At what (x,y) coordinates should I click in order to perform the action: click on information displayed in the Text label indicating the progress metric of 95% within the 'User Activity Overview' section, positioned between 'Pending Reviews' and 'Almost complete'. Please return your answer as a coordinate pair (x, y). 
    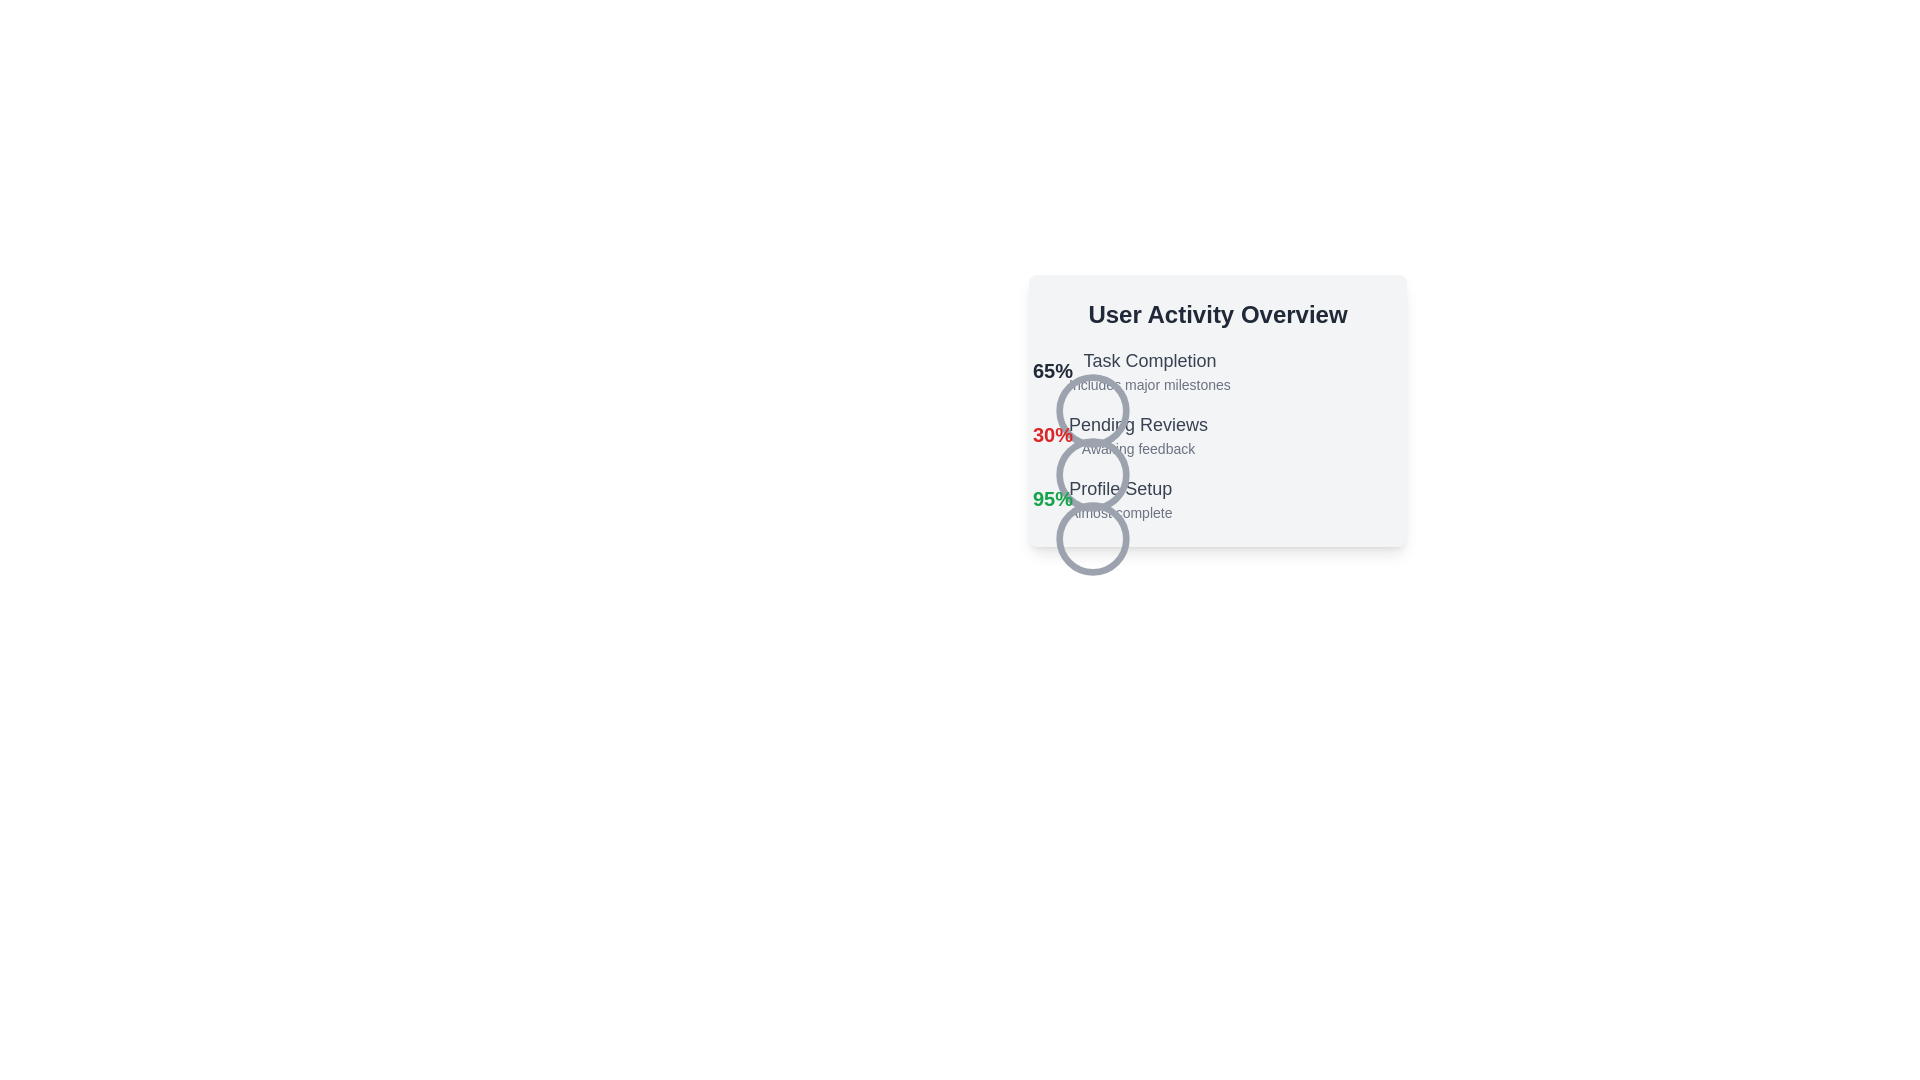
    Looking at the image, I should click on (1120, 489).